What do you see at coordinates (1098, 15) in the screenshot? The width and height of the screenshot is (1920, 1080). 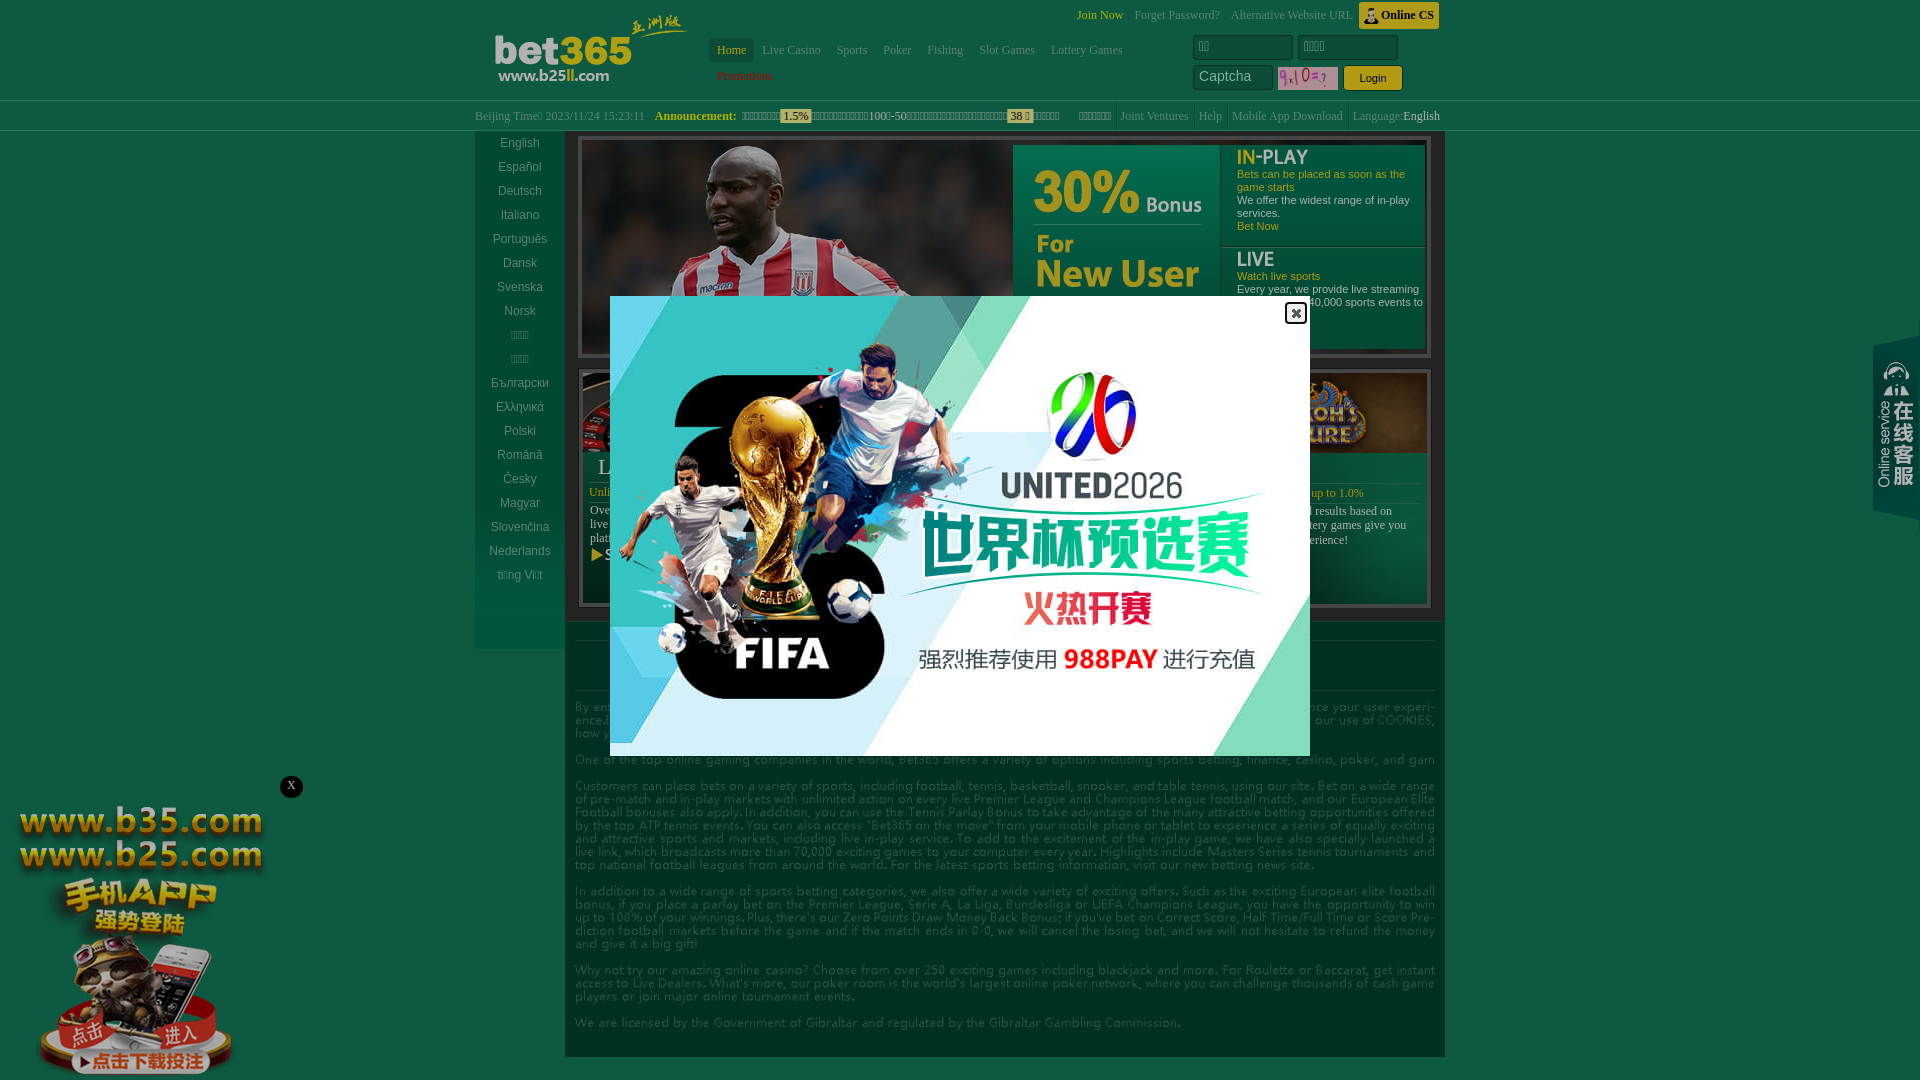 I see `'Join Now'` at bounding box center [1098, 15].